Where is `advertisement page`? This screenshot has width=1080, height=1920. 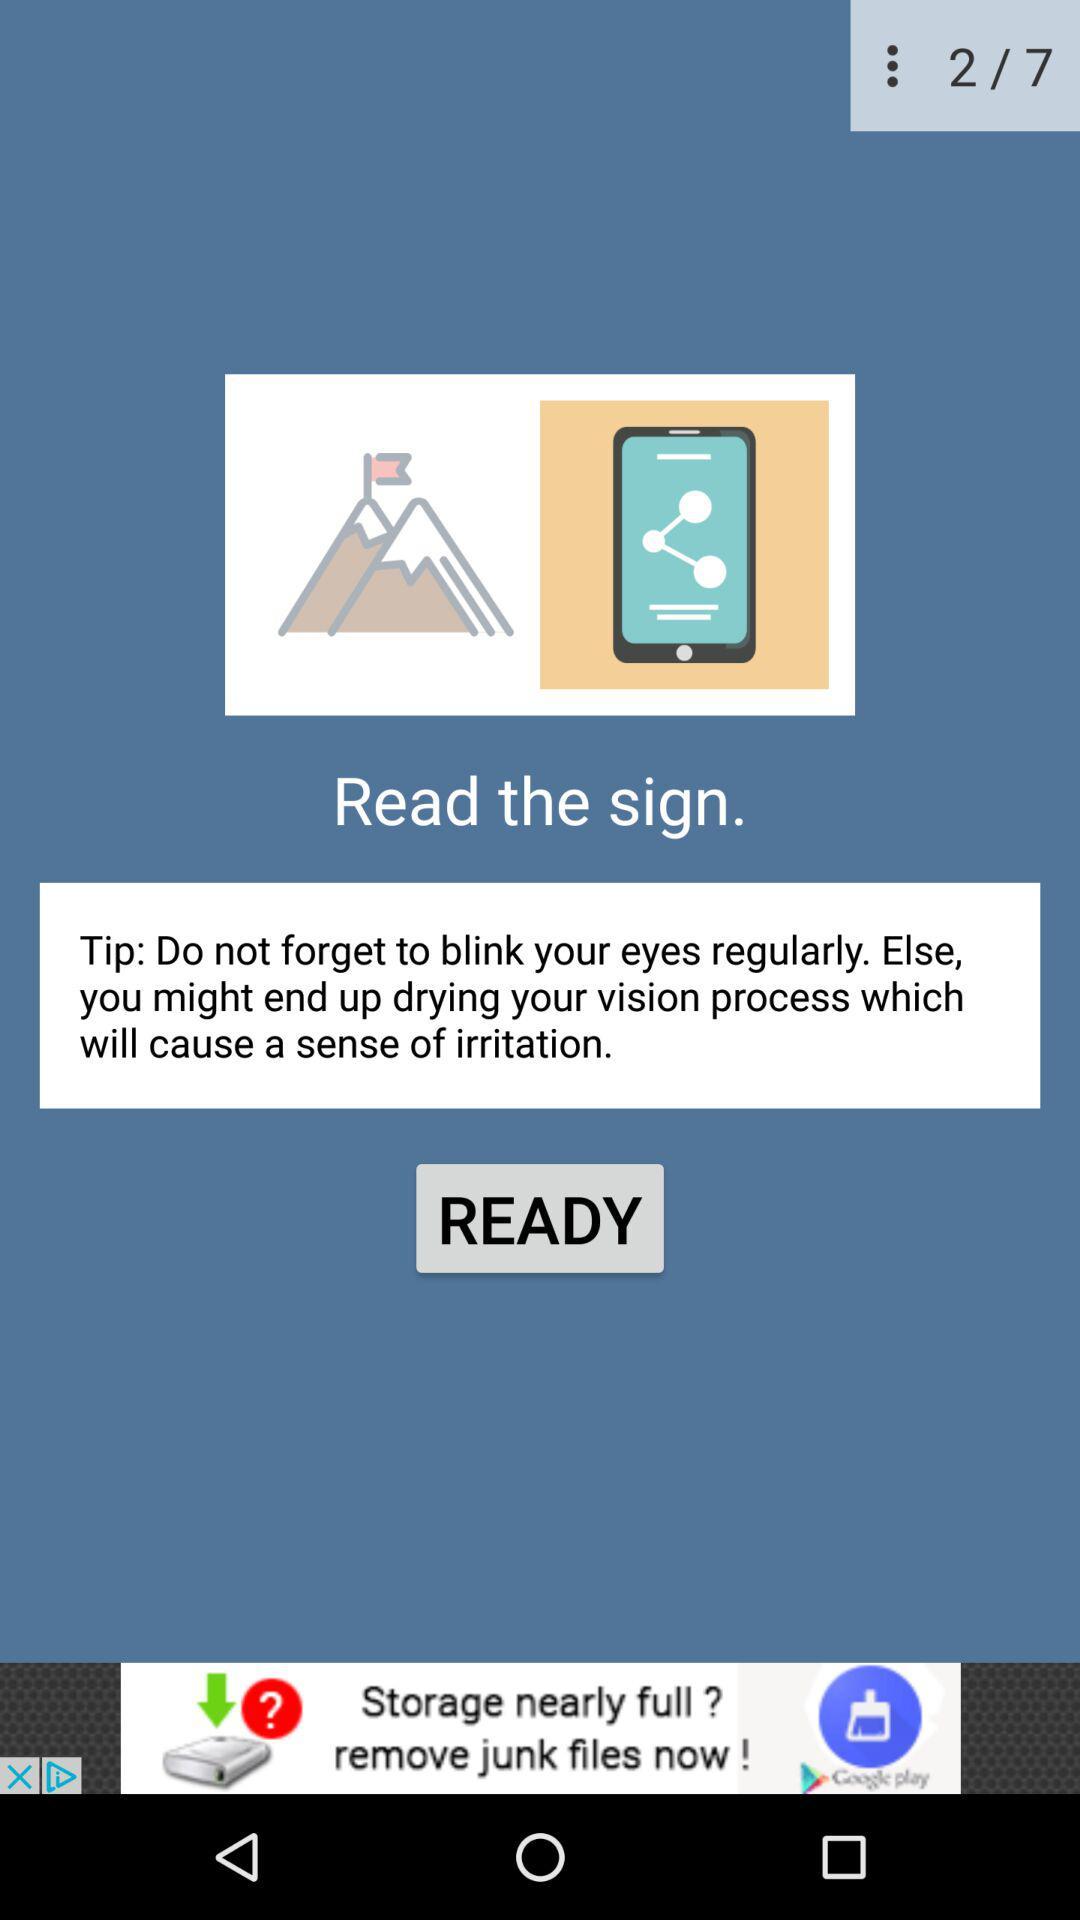
advertisement page is located at coordinates (540, 1727).